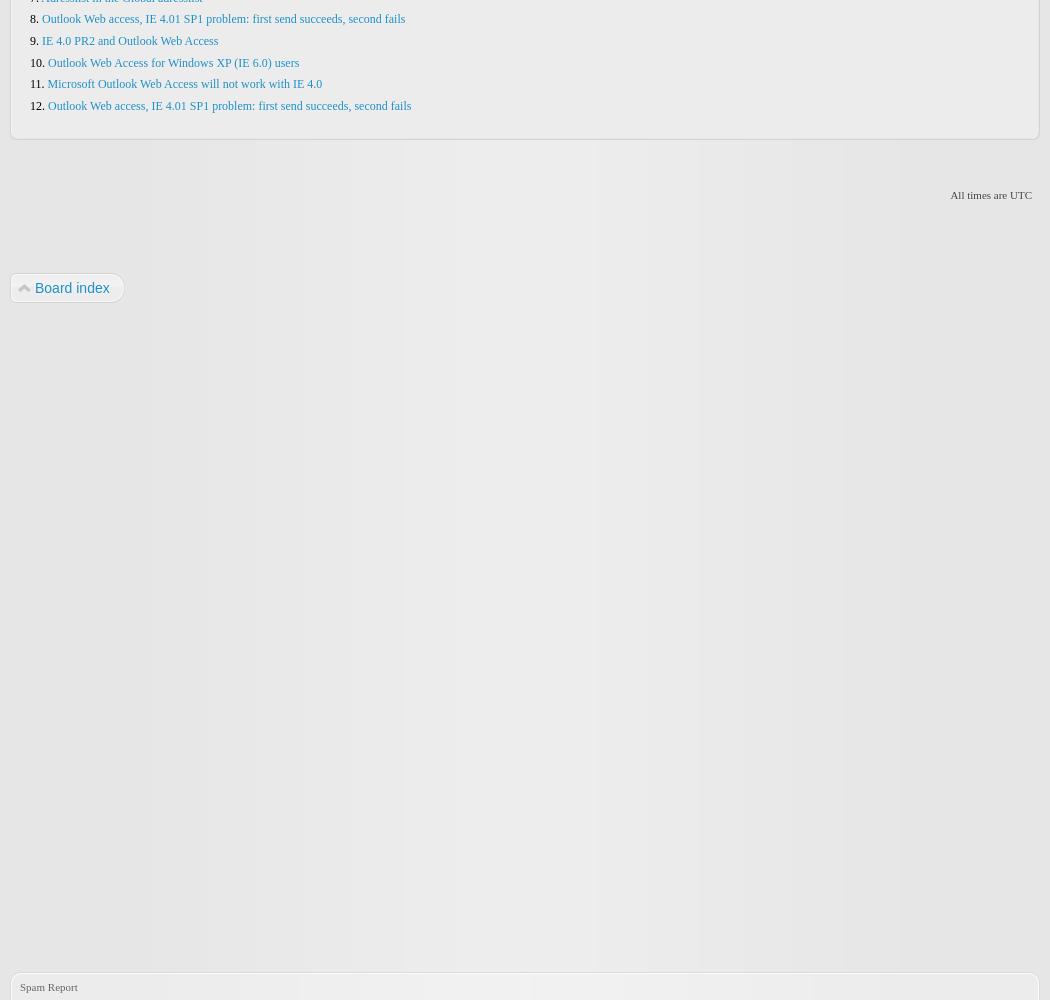 Image resolution: width=1050 pixels, height=1000 pixels. Describe the element at coordinates (36, 19) in the screenshot. I see `'8.'` at that location.